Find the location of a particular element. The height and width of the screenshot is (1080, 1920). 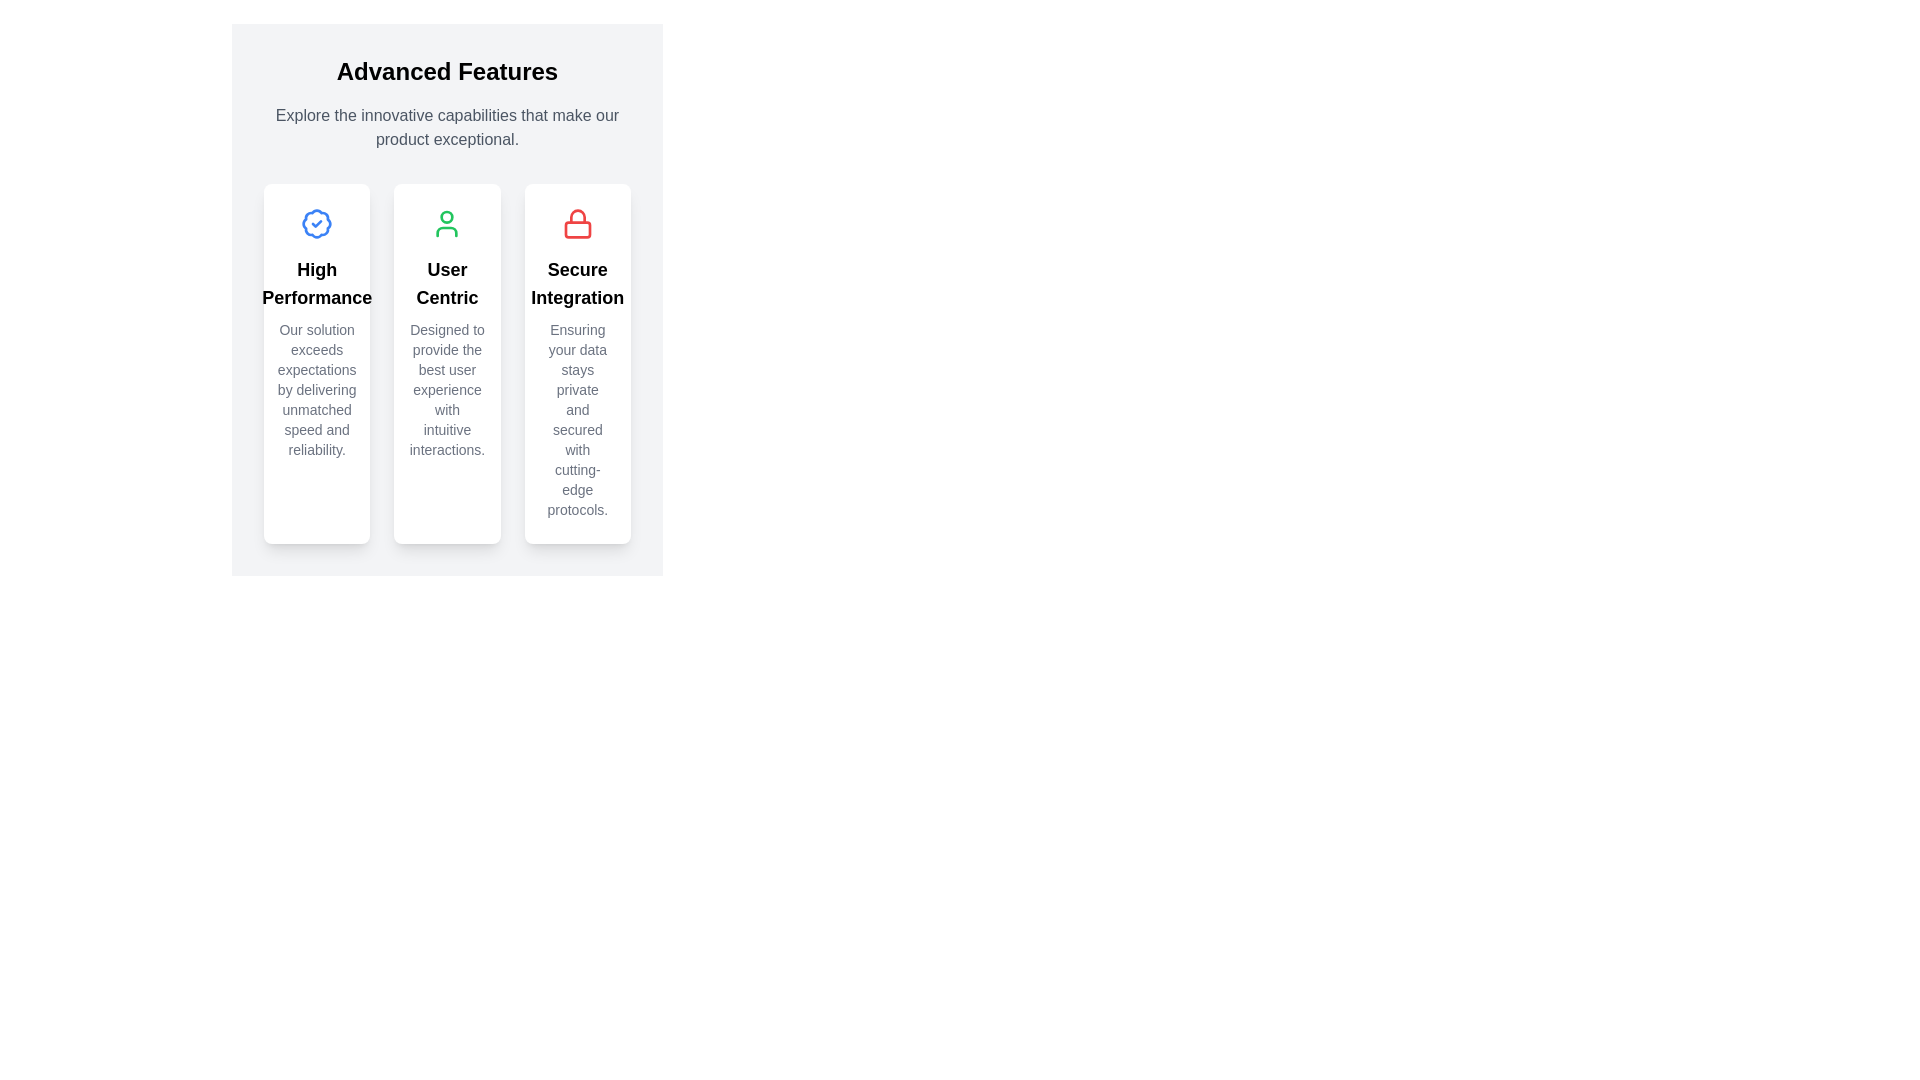

the circle element that represents the head in the user icon of the 'User Centric' feature card, which is part of an SVG graphic located in the center of the middle card above the text 'User Centric' is located at coordinates (446, 217).